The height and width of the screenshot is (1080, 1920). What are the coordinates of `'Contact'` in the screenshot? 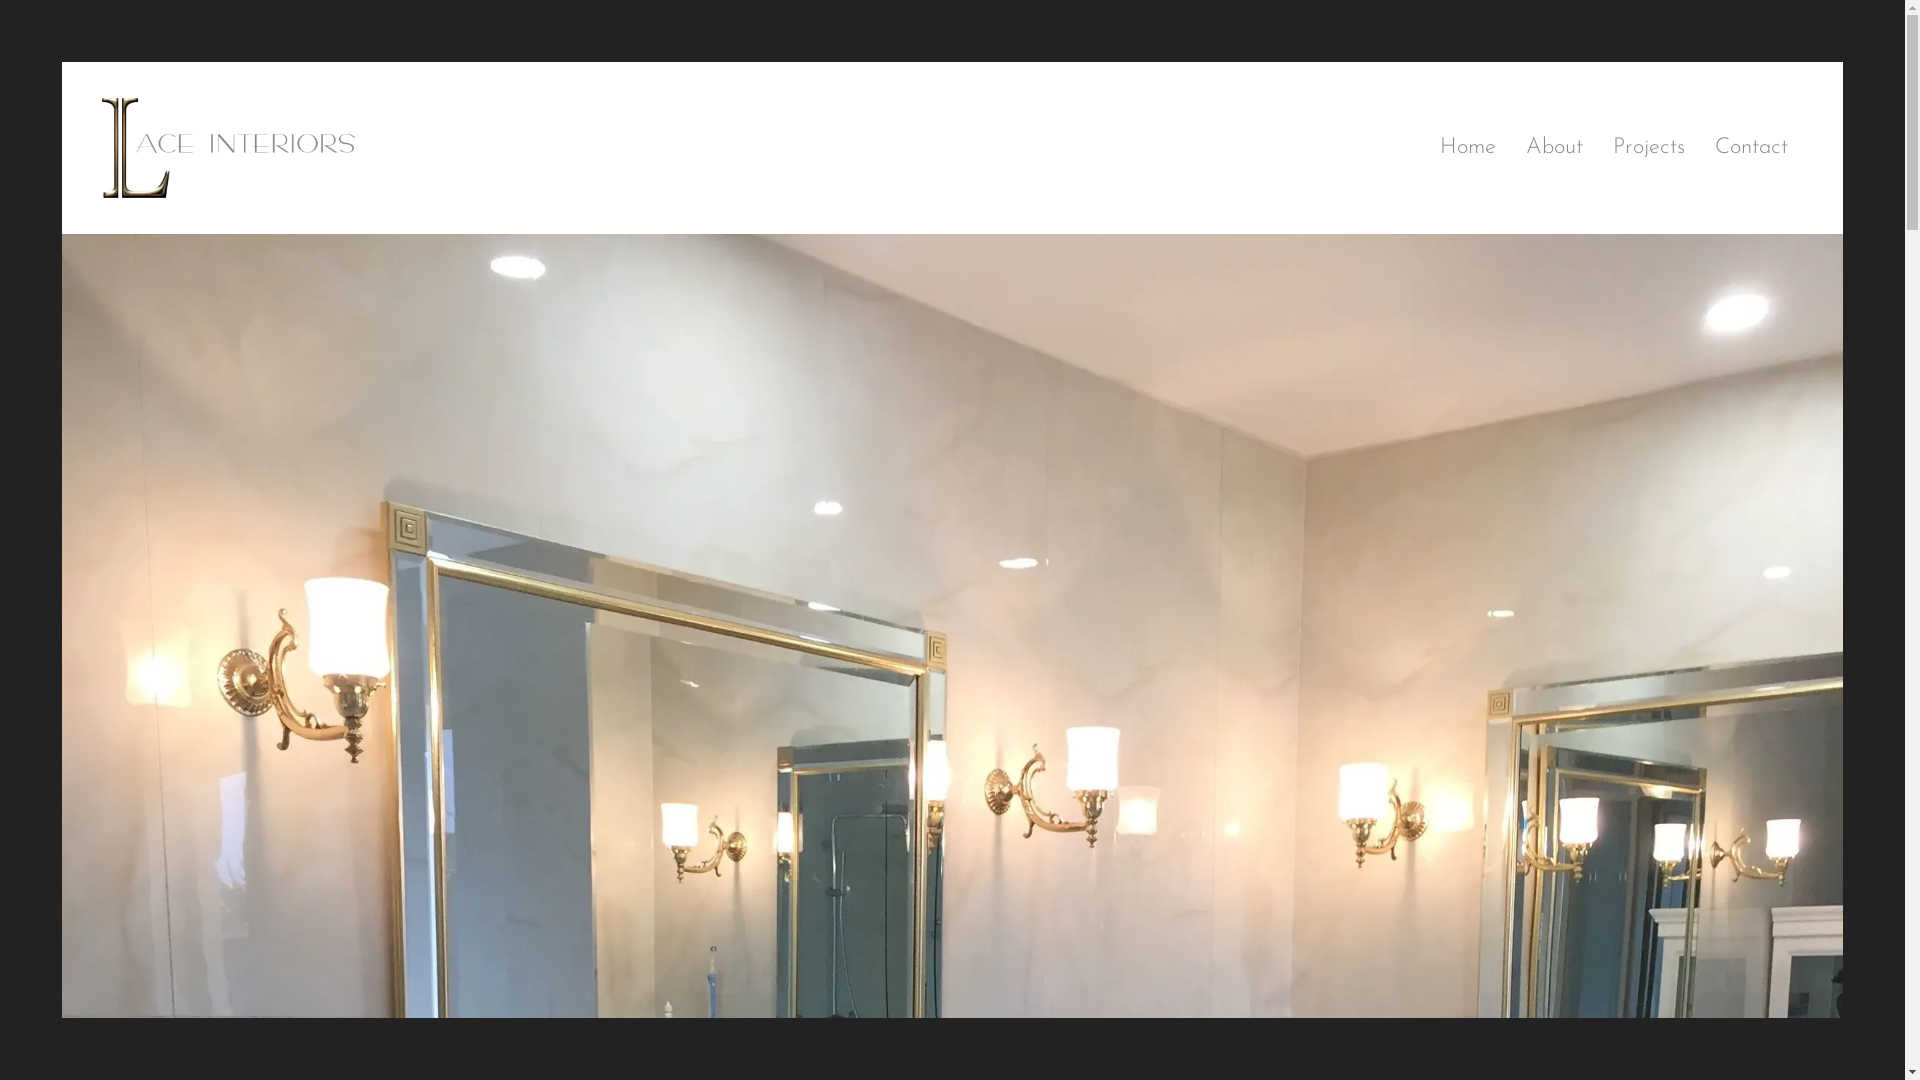 It's located at (1698, 146).